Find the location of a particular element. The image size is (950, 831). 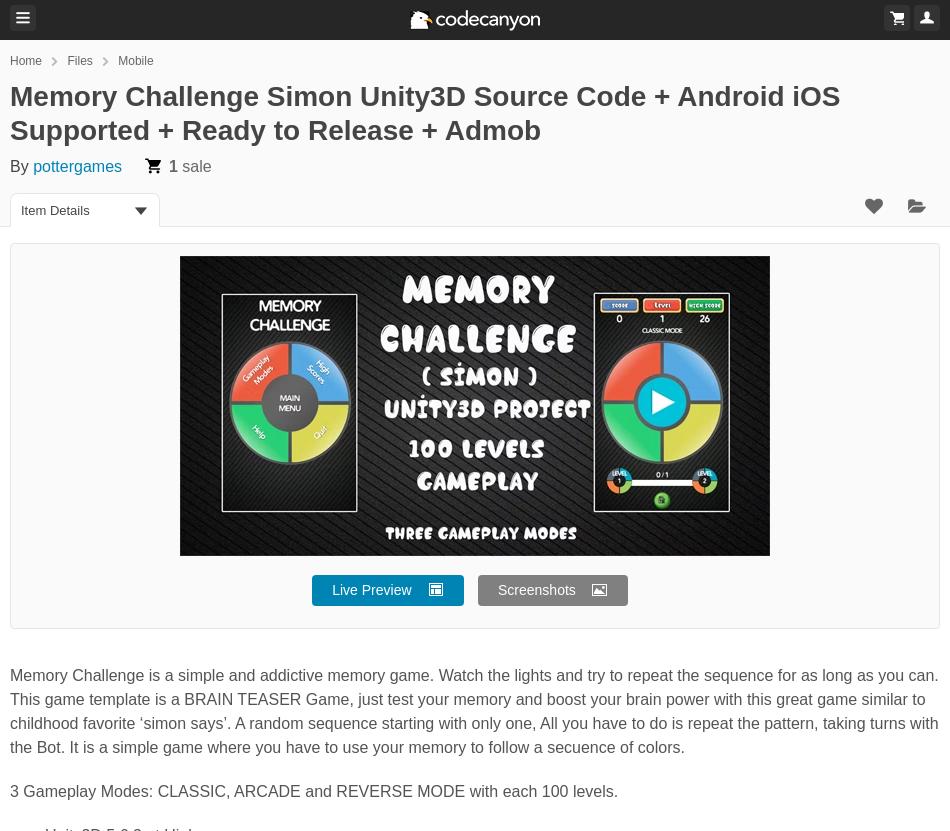

'Files' is located at coordinates (79, 59).